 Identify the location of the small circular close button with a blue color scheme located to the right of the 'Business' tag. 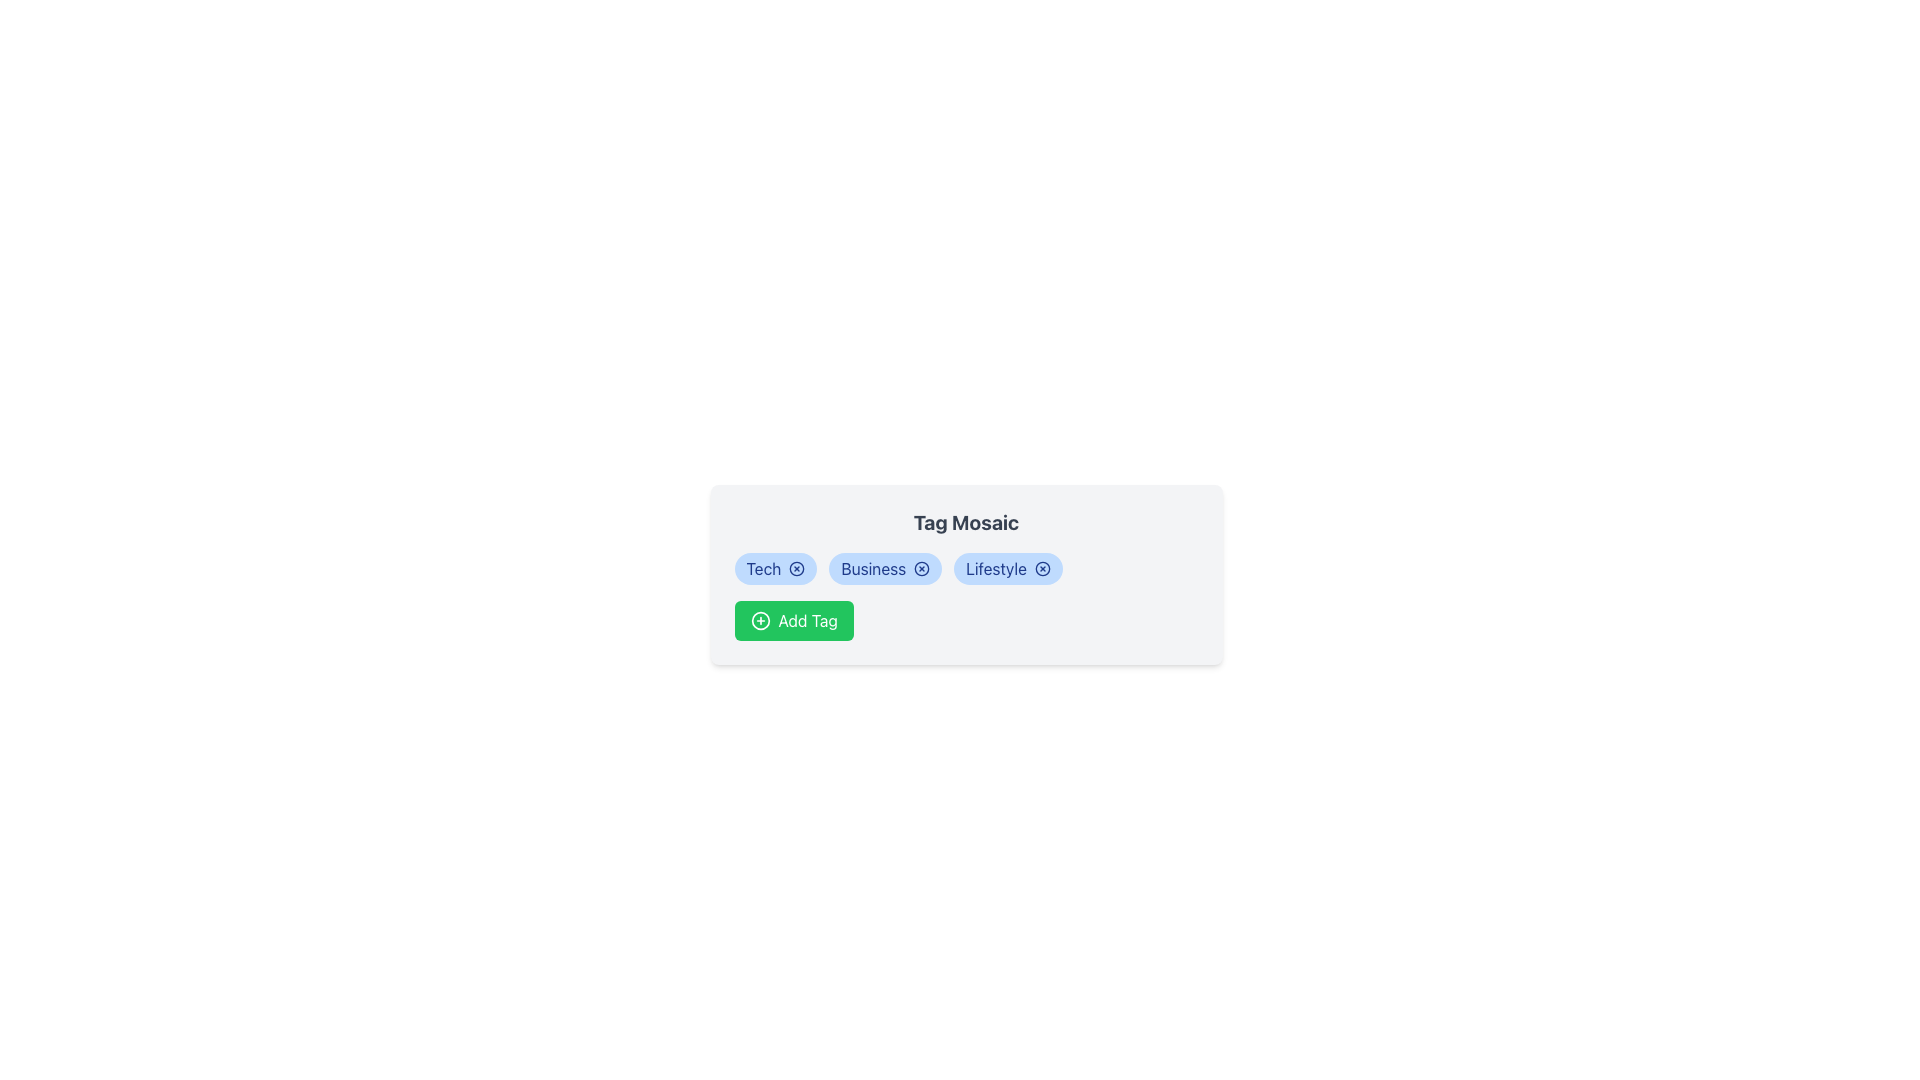
(921, 569).